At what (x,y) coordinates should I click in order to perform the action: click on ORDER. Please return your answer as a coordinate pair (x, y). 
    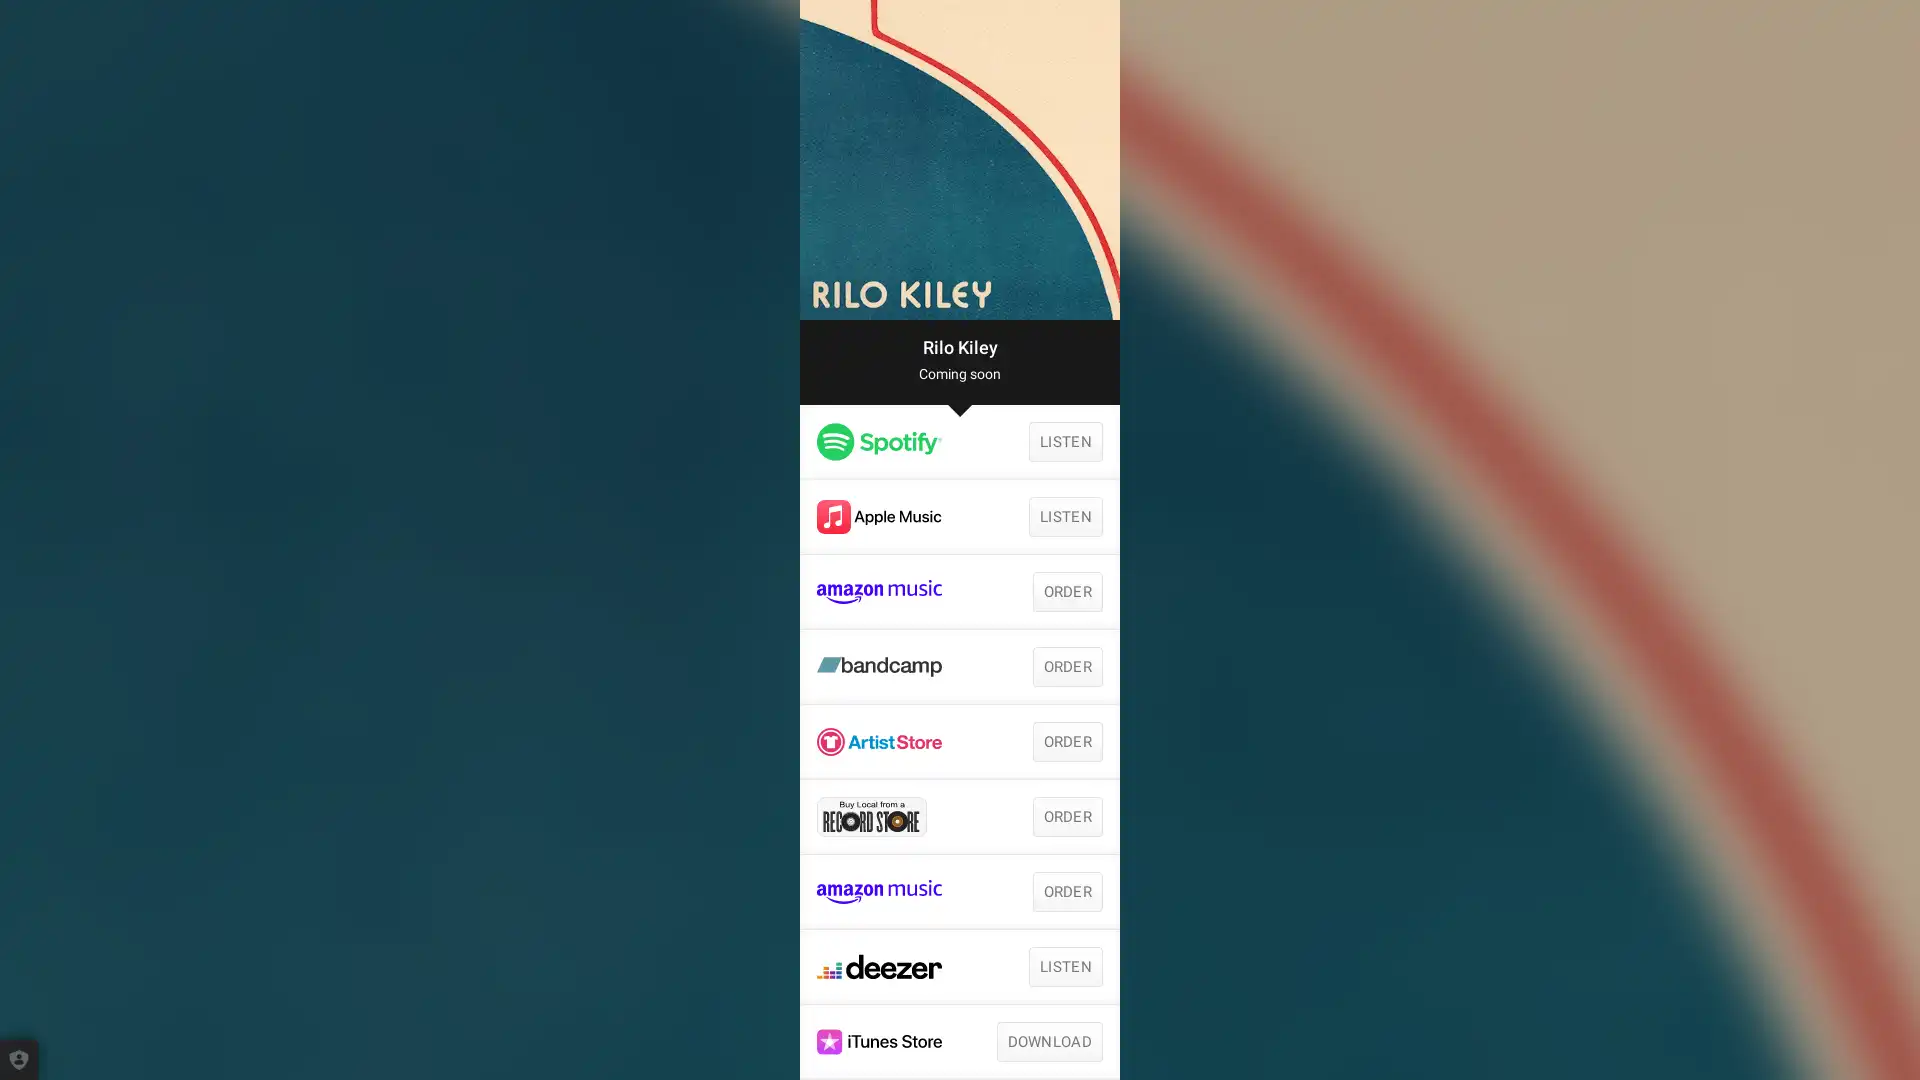
    Looking at the image, I should click on (1066, 667).